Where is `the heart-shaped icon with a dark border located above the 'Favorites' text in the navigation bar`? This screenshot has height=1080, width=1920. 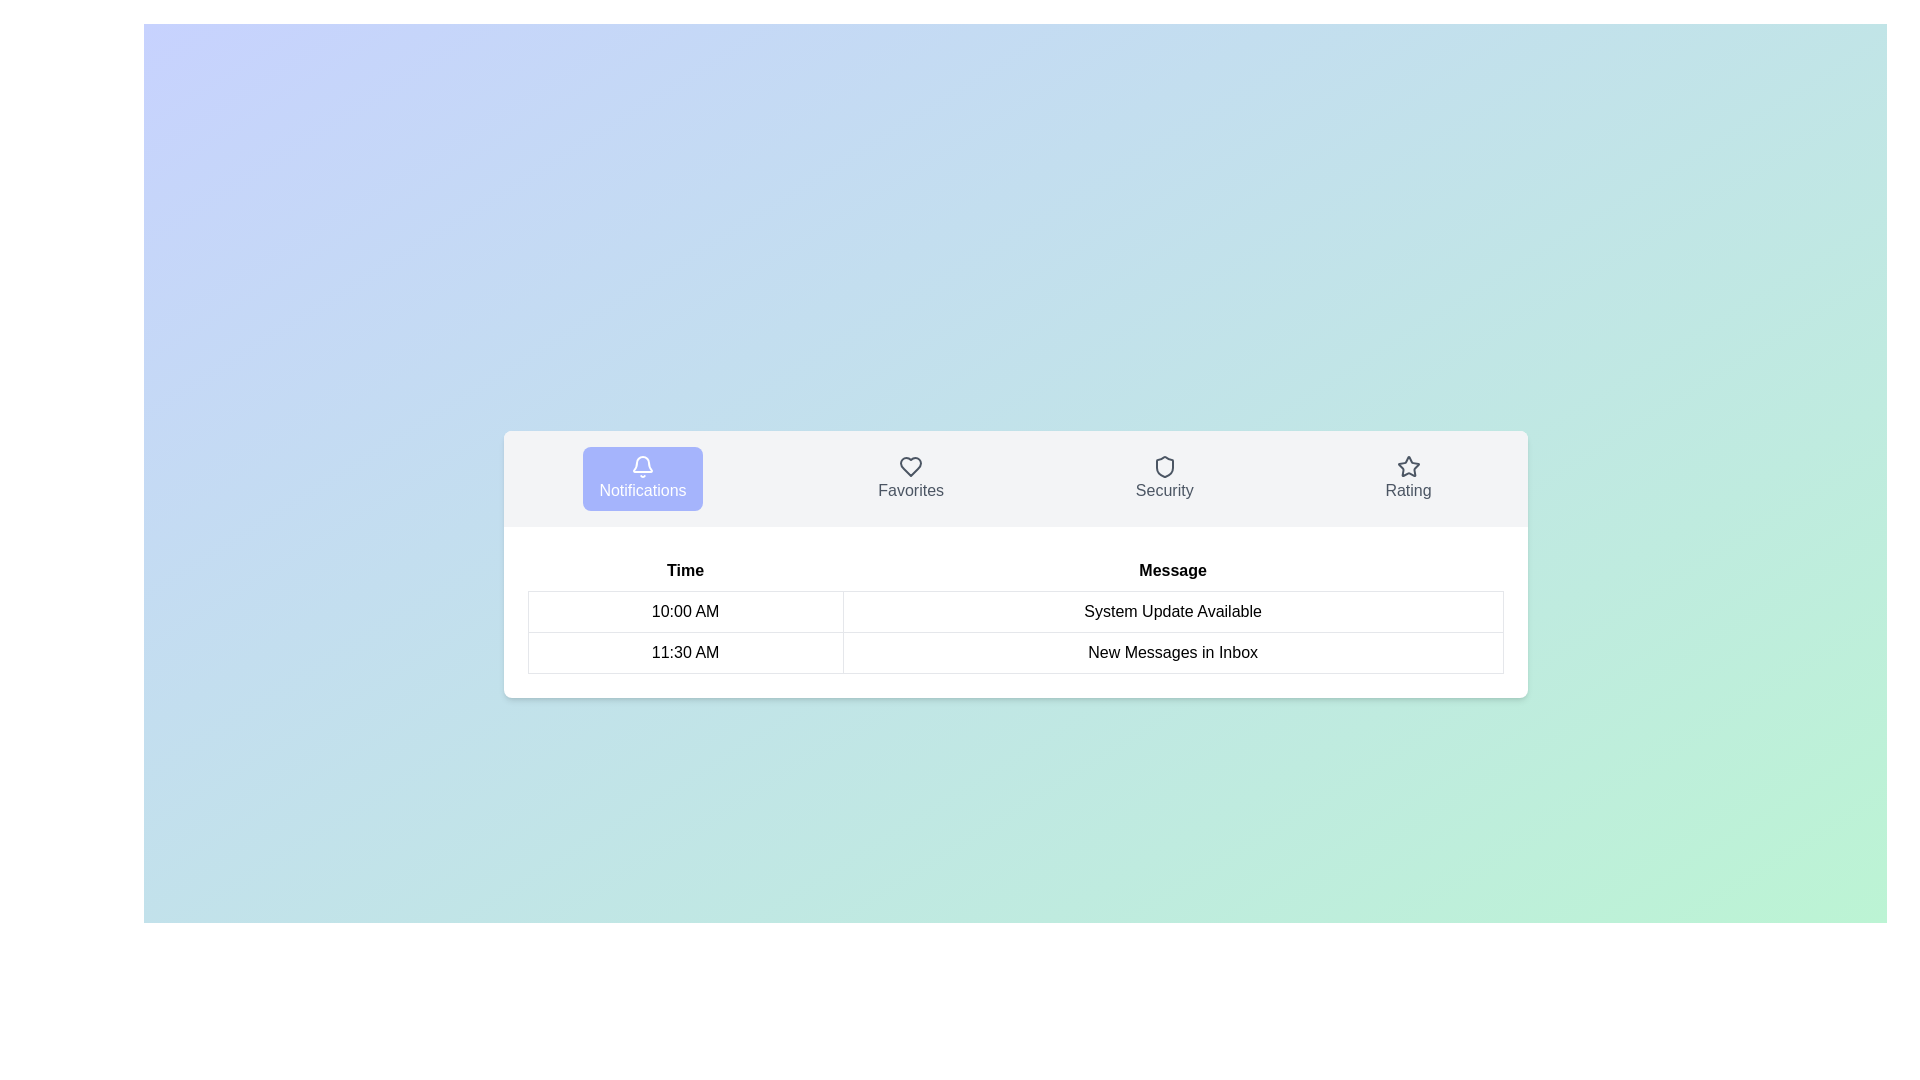 the heart-shaped icon with a dark border located above the 'Favorites' text in the navigation bar is located at coordinates (910, 466).